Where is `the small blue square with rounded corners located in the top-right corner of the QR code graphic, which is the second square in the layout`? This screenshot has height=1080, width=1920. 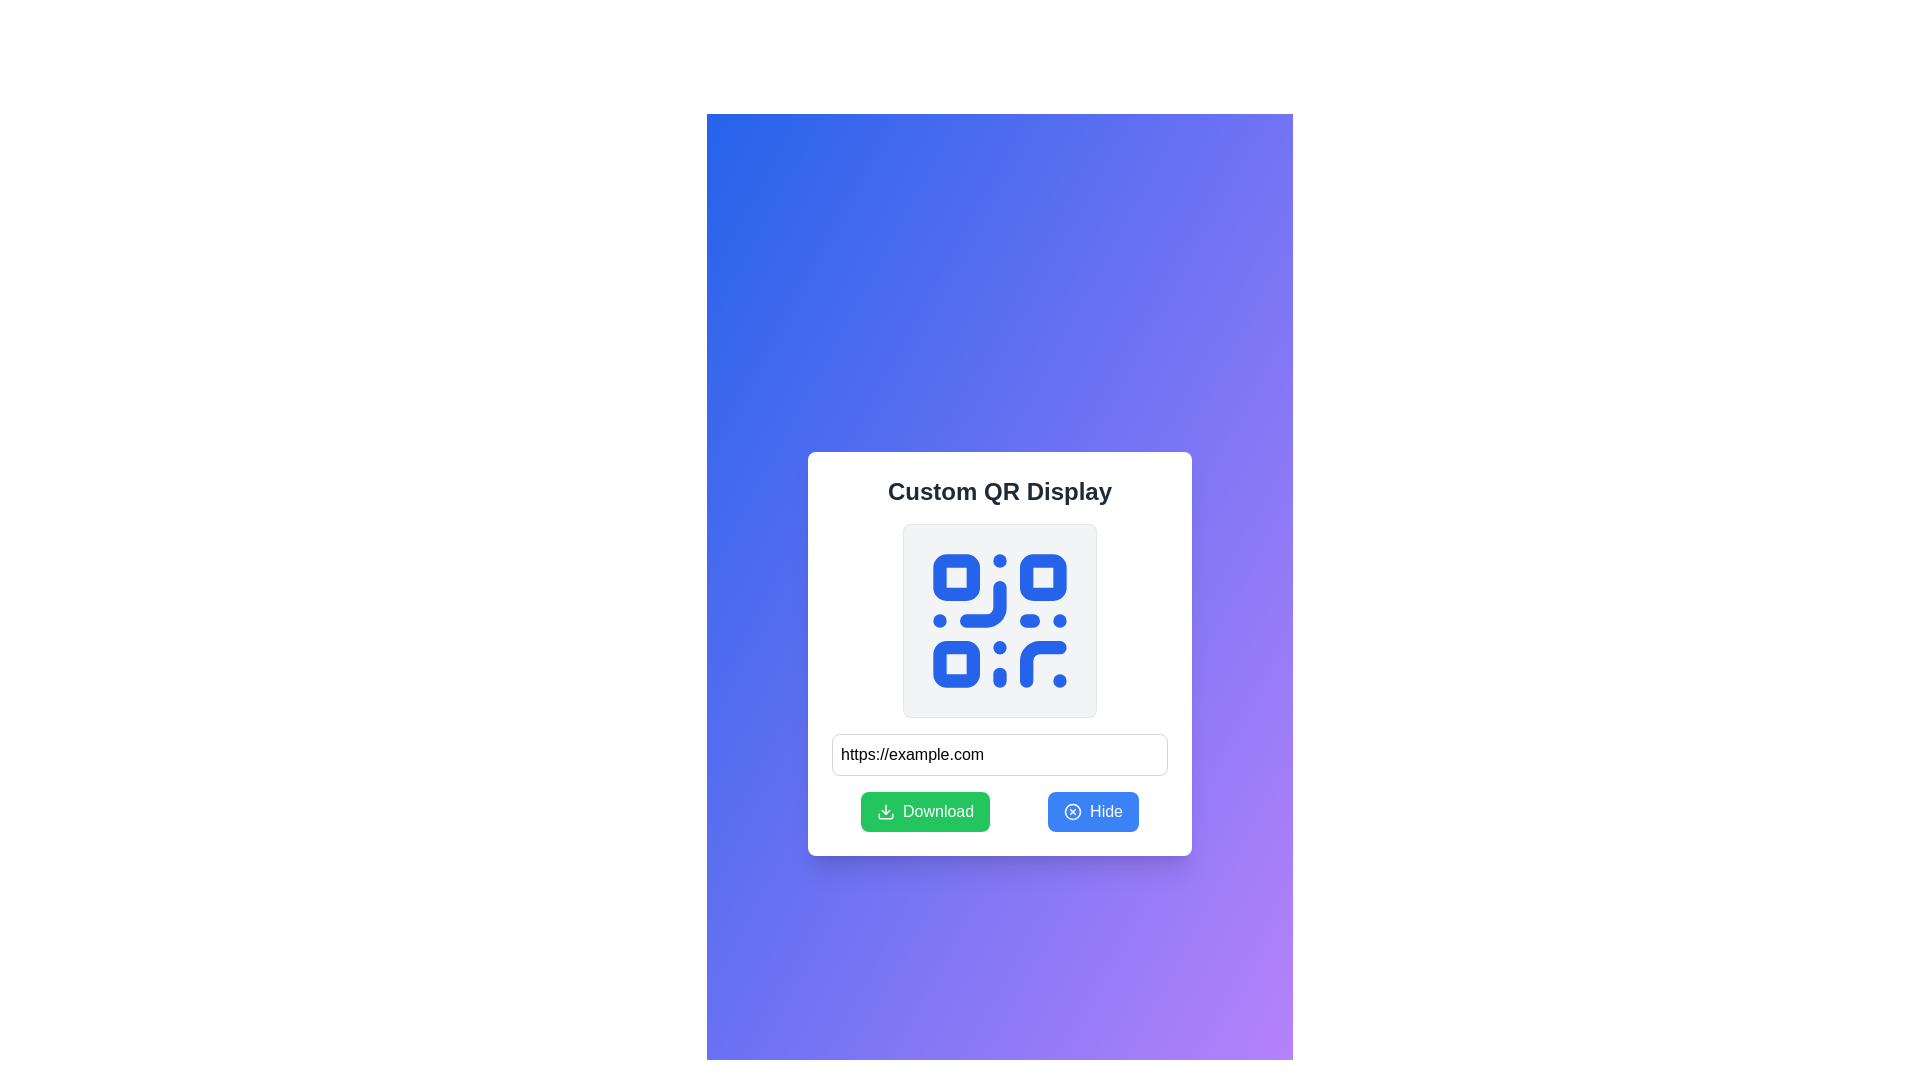 the small blue square with rounded corners located in the top-right corner of the QR code graphic, which is the second square in the layout is located at coordinates (1042, 577).